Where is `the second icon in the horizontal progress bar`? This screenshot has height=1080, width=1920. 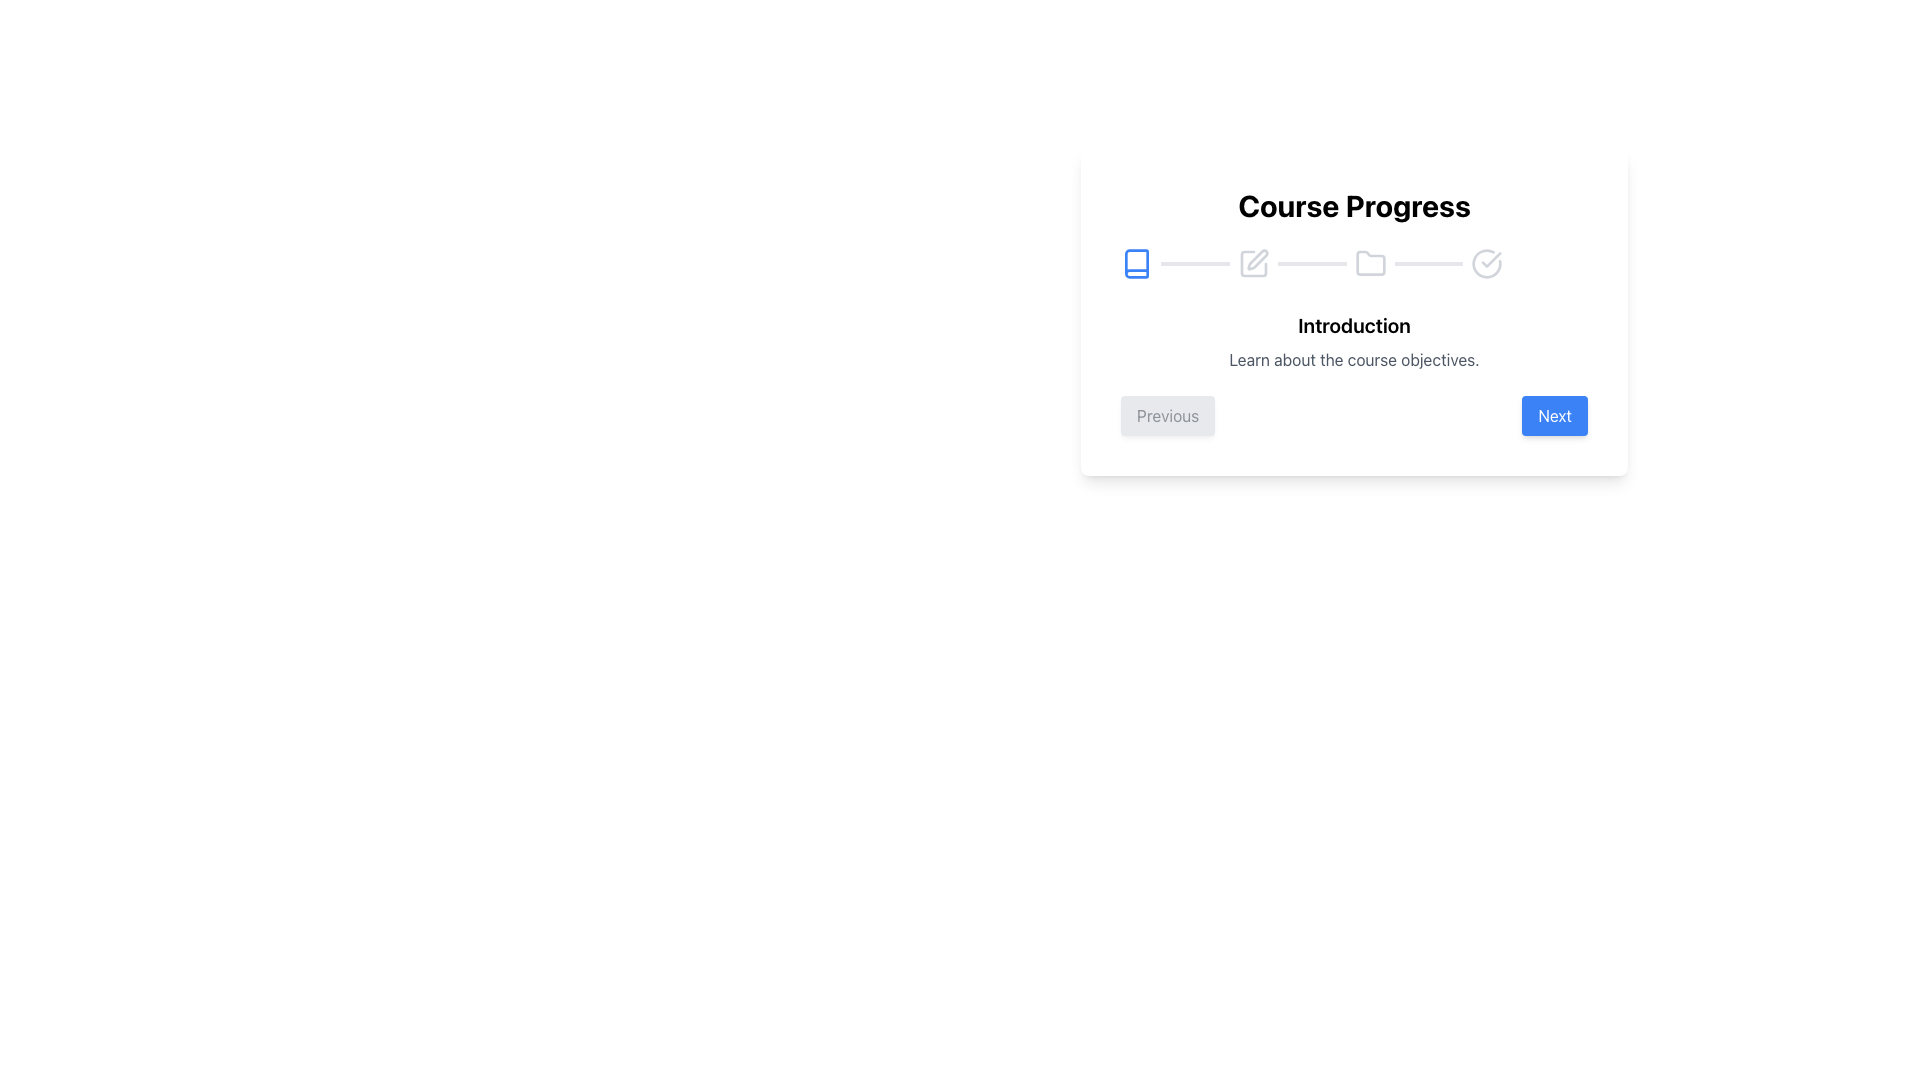 the second icon in the horizontal progress bar is located at coordinates (1256, 258).